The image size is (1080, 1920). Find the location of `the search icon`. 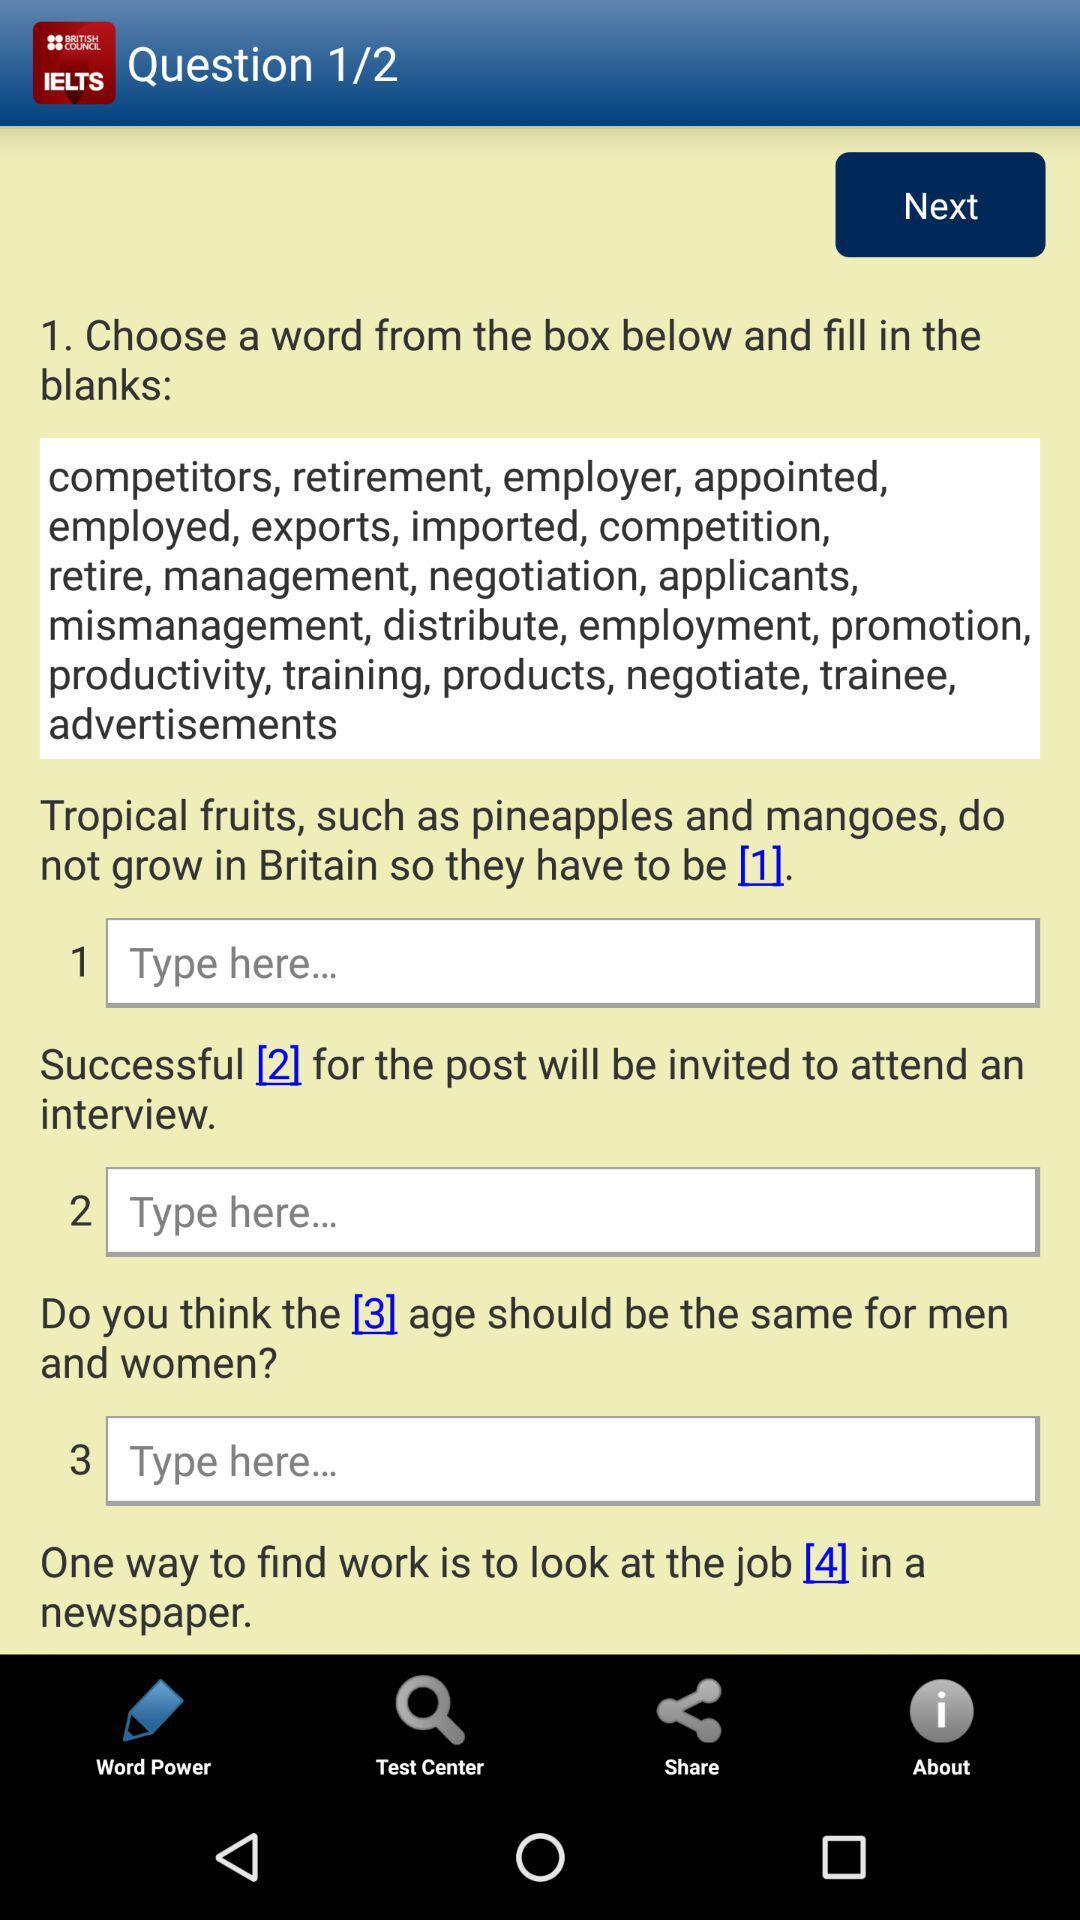

the search icon is located at coordinates (428, 1830).